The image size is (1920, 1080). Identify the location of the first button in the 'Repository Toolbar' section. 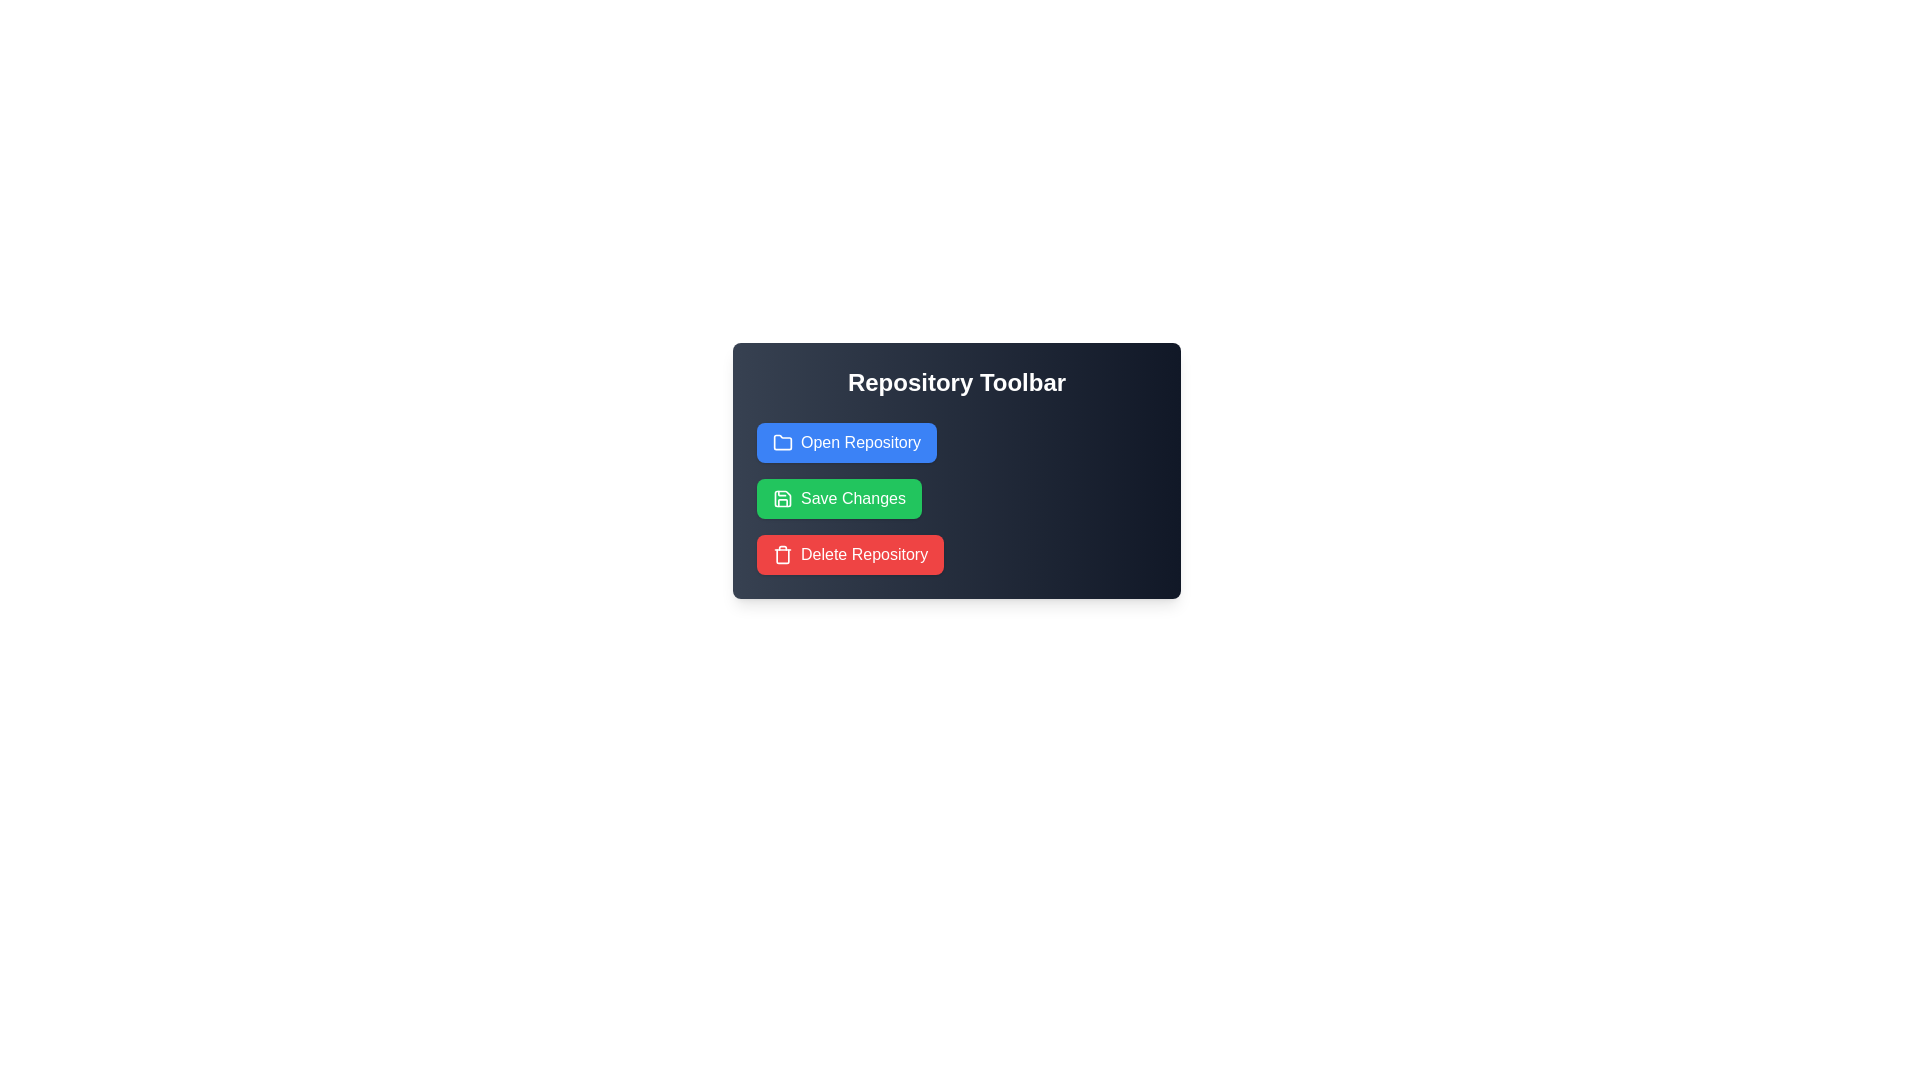
(847, 442).